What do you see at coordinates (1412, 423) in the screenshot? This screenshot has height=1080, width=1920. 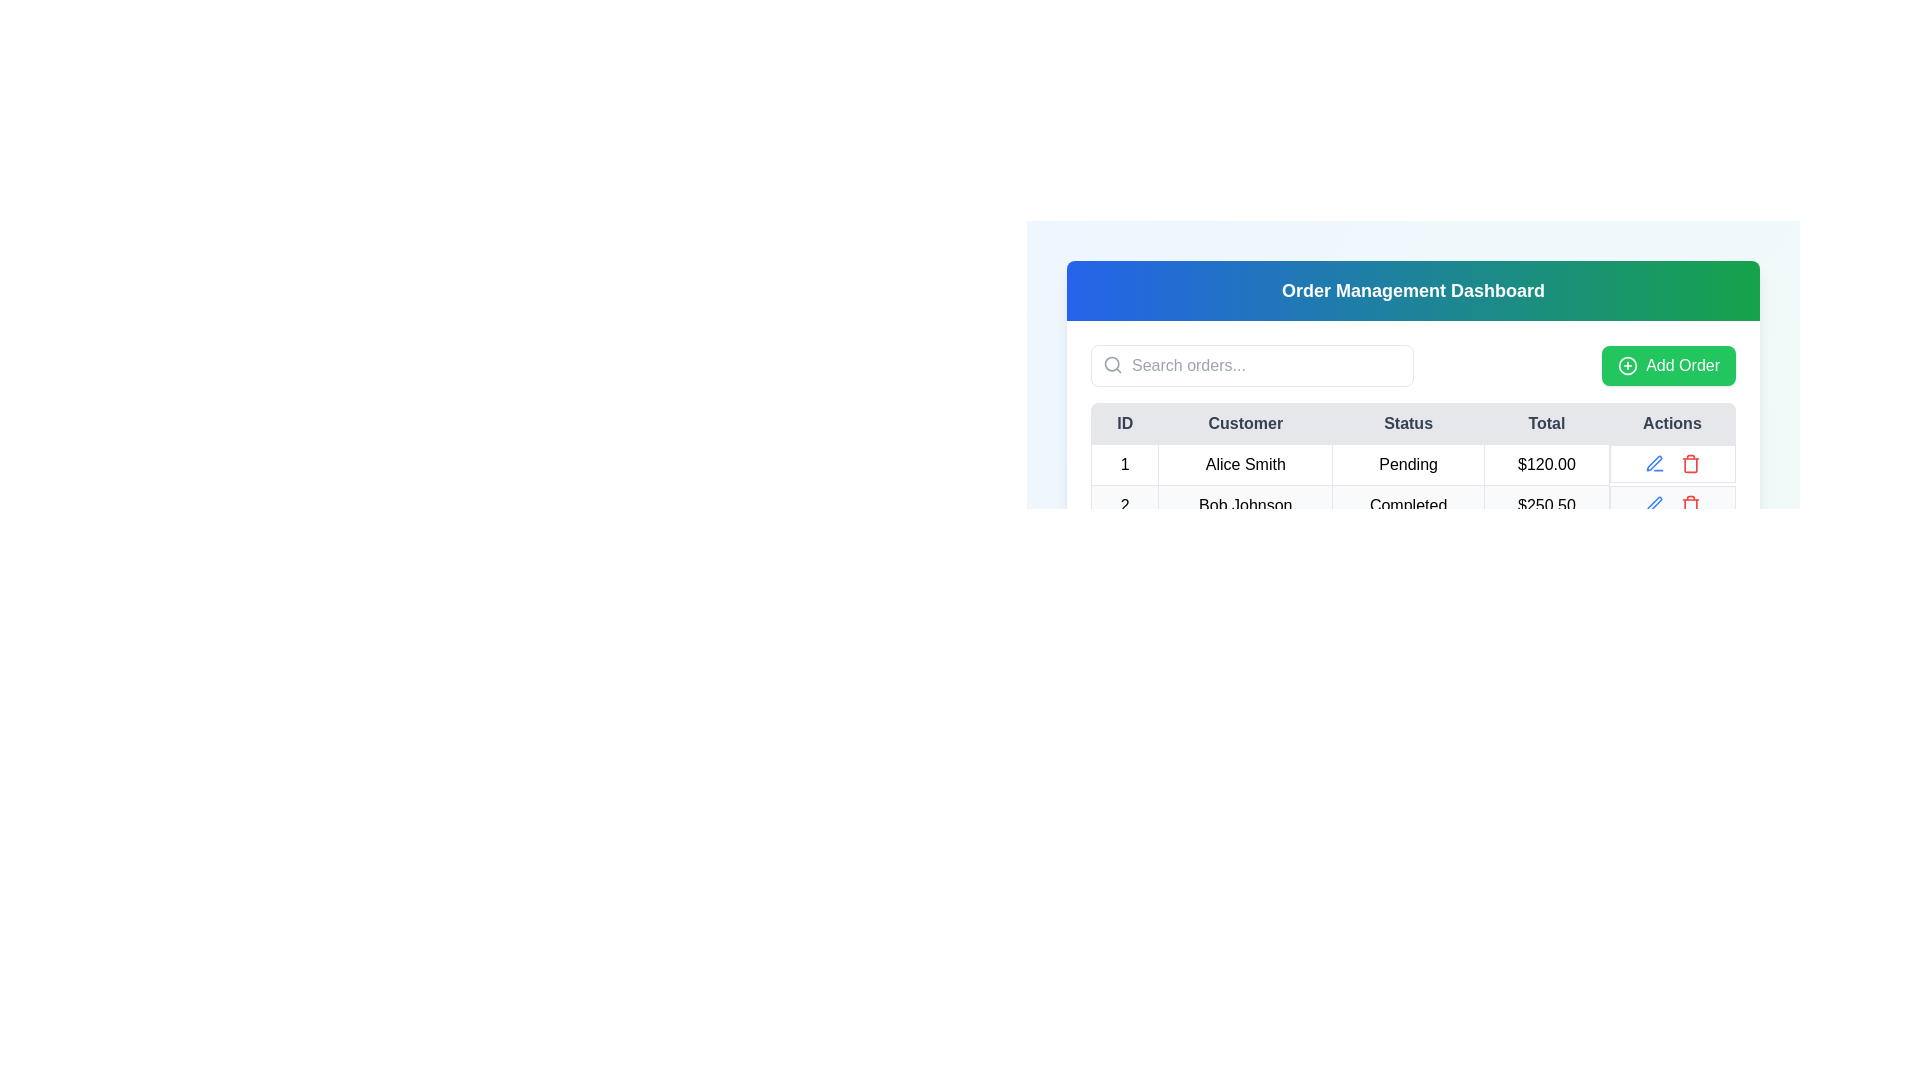 I see `the 'Status' column header label in the table, which is centrally located between the 'Customer' and 'Total' columns, below a green header bar` at bounding box center [1412, 423].